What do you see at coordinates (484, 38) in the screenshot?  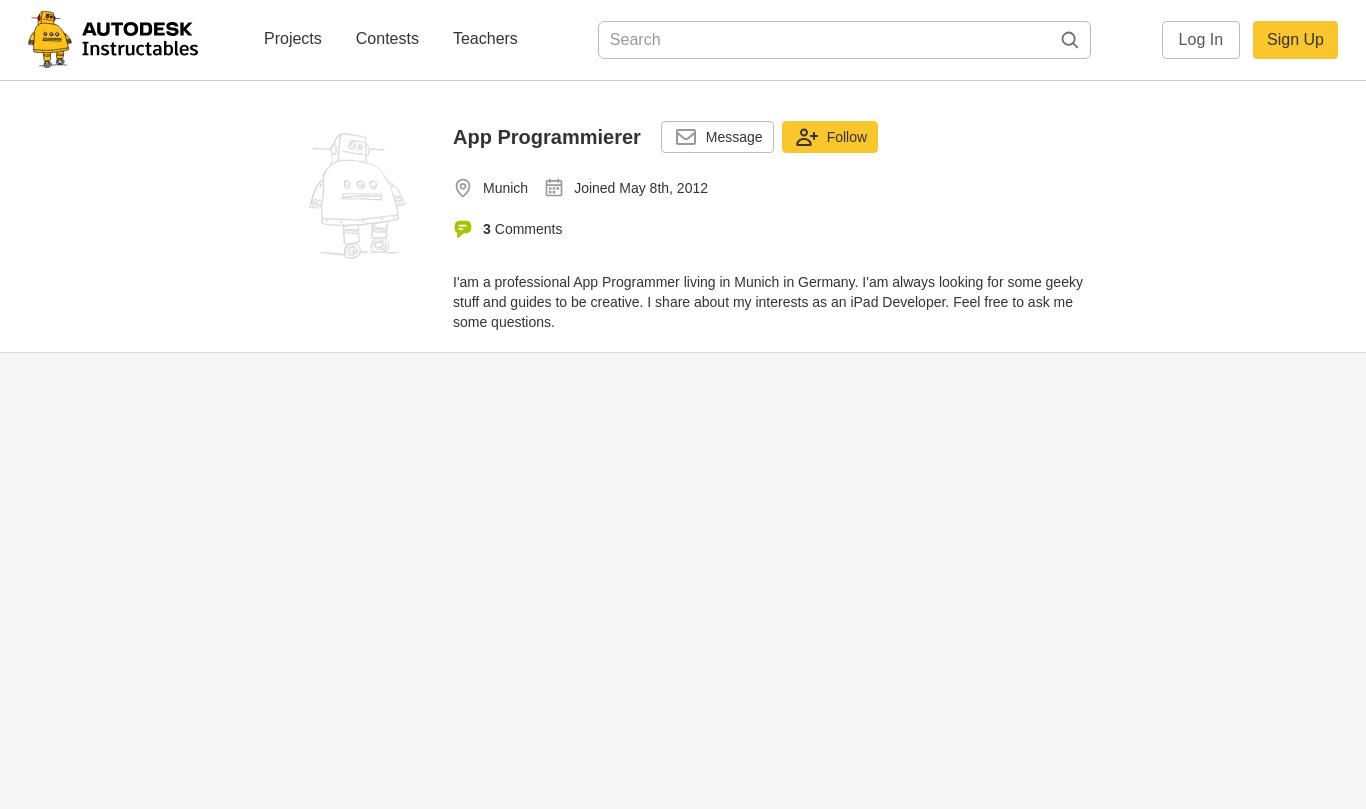 I see `'Teachers'` at bounding box center [484, 38].